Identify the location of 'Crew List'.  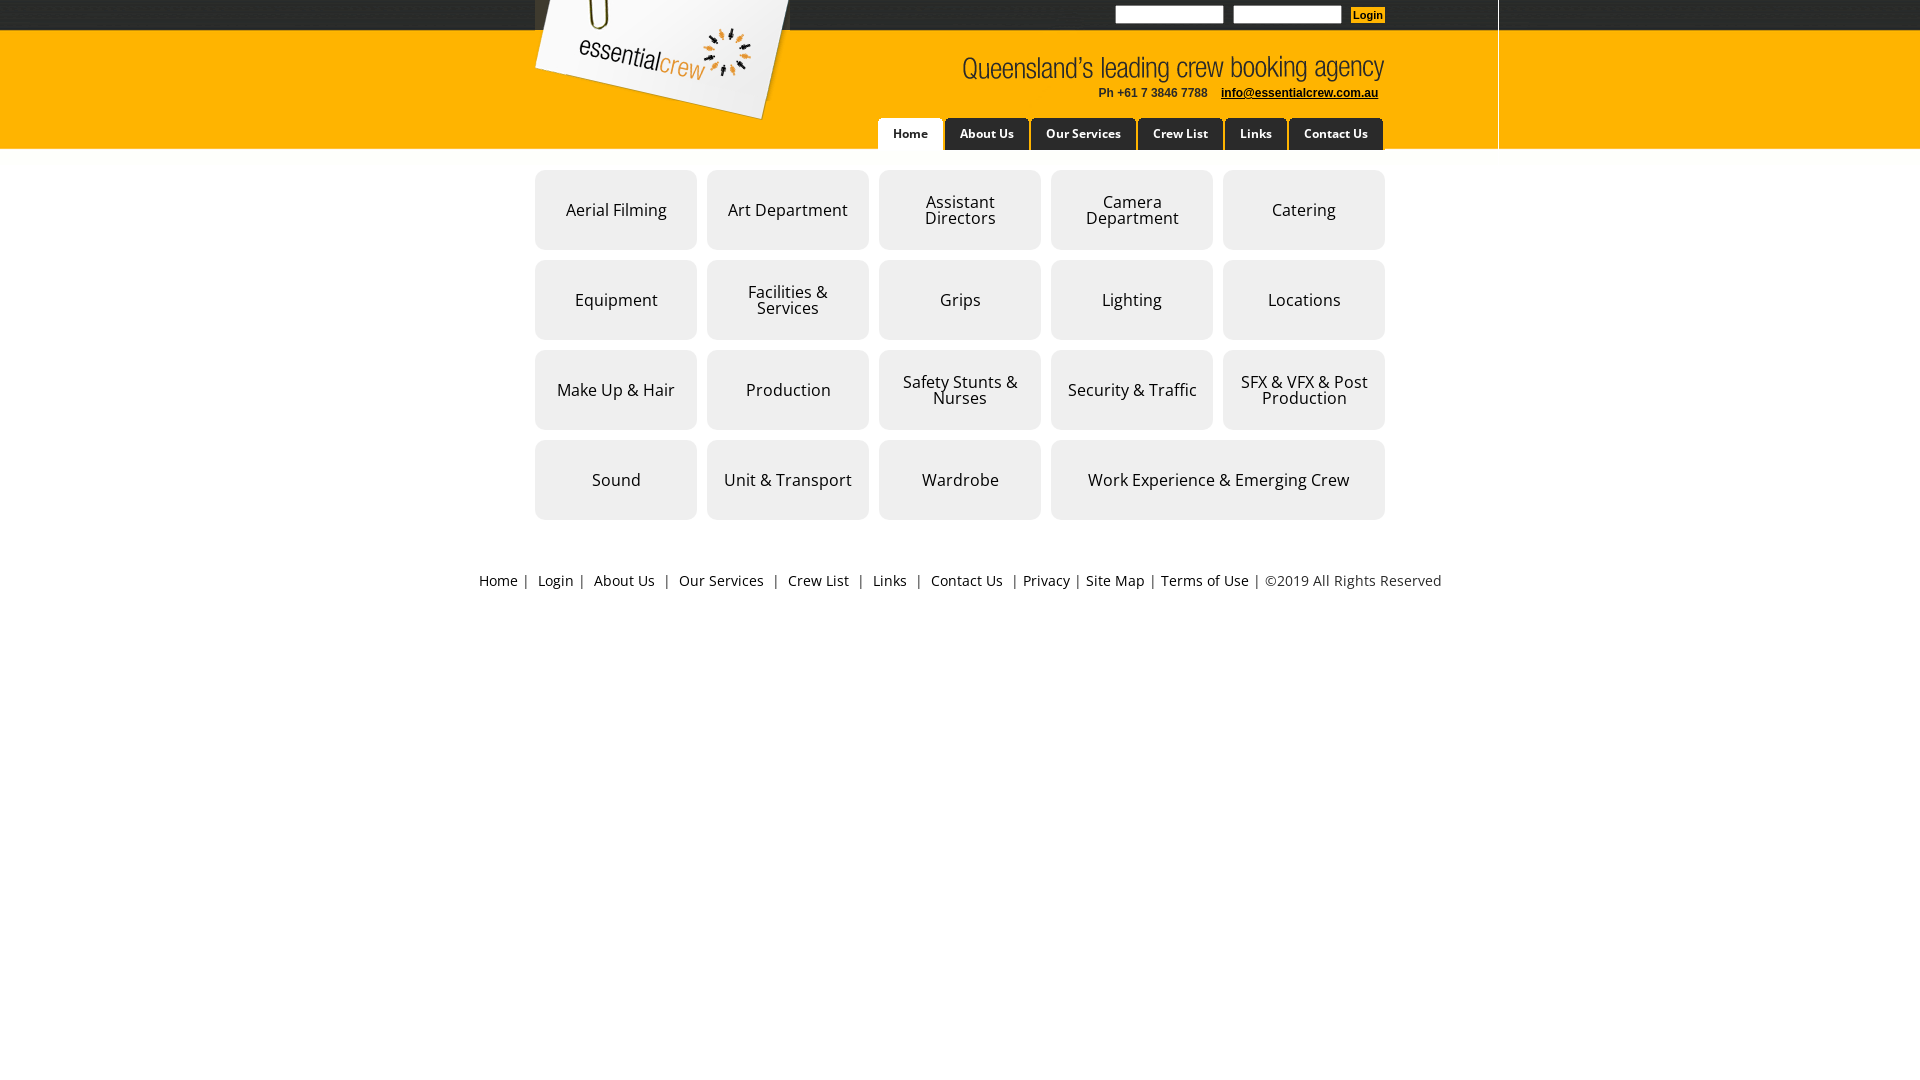
(818, 580).